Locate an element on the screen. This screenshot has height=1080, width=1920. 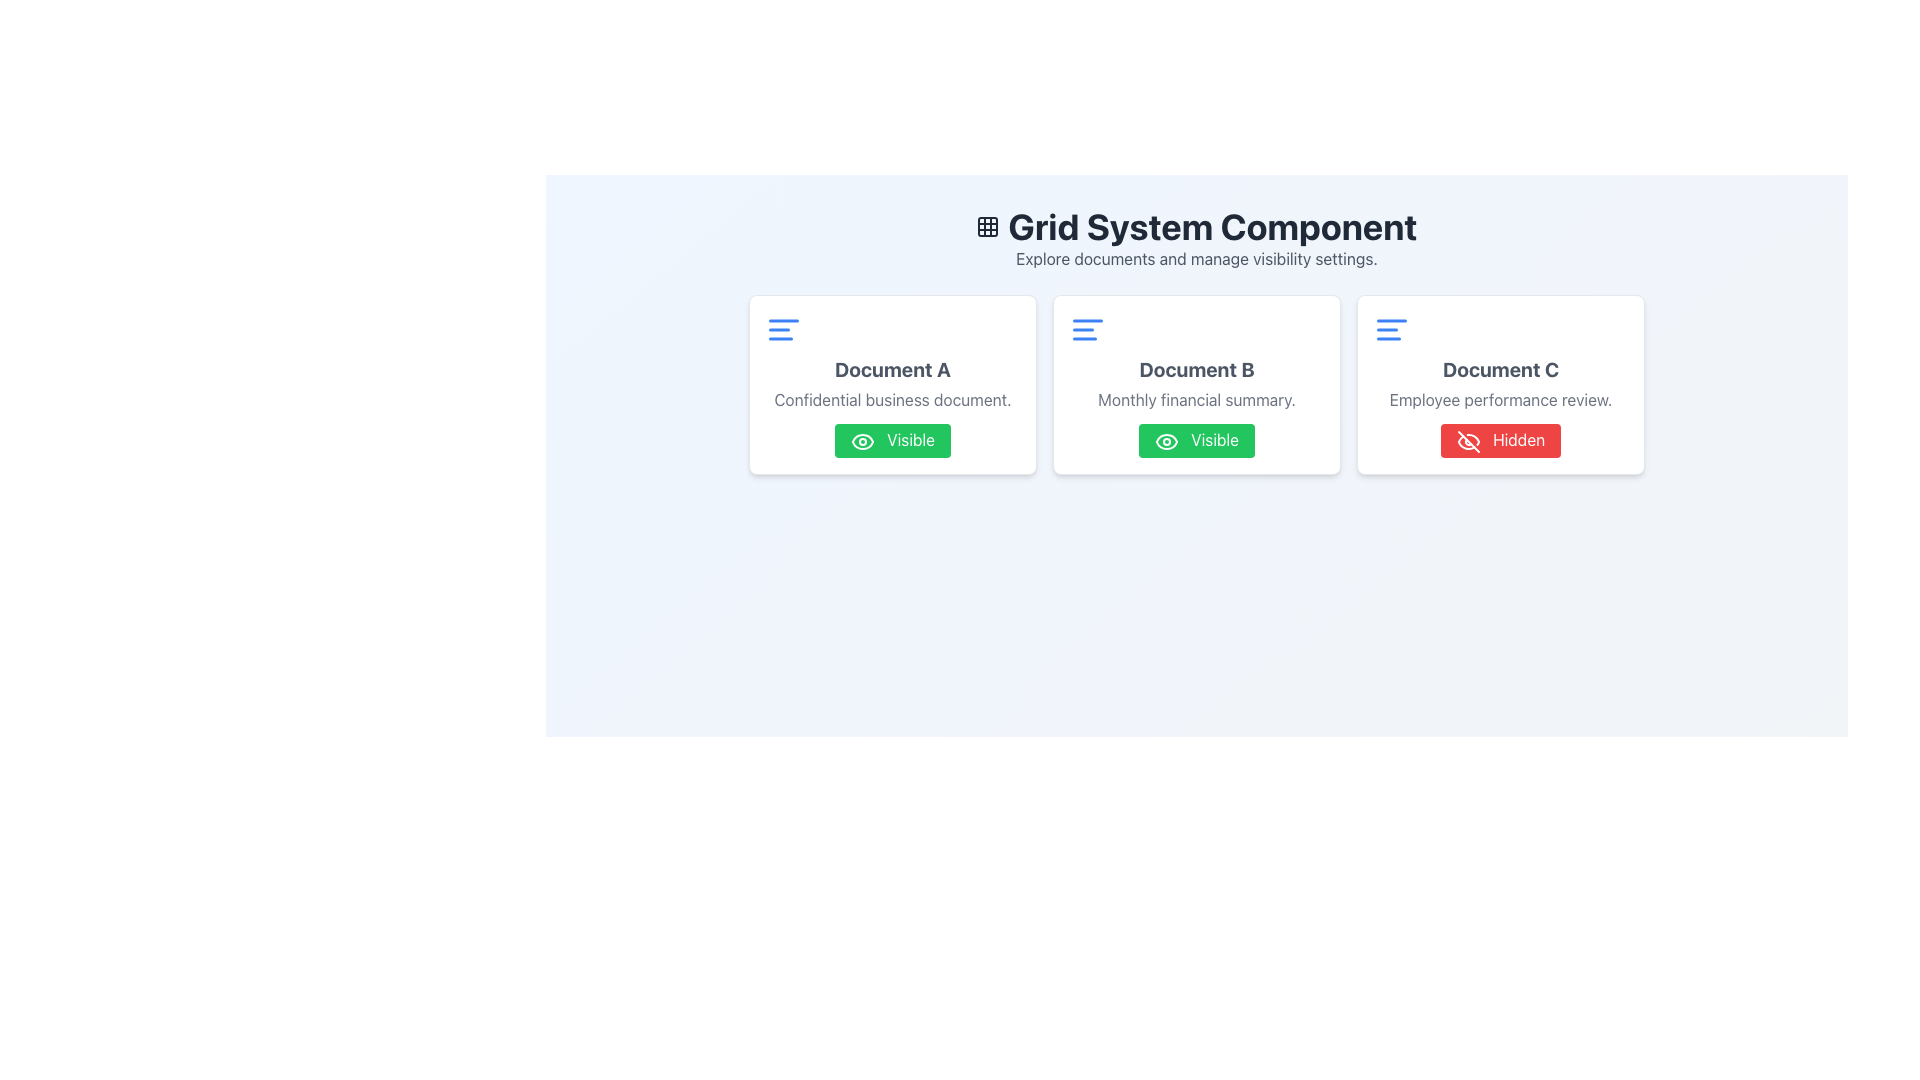
the eye-shaped icon representing the visibility status of 'Document B' in the green 'Visible' status badge located in the central card of the grid is located at coordinates (1166, 440).